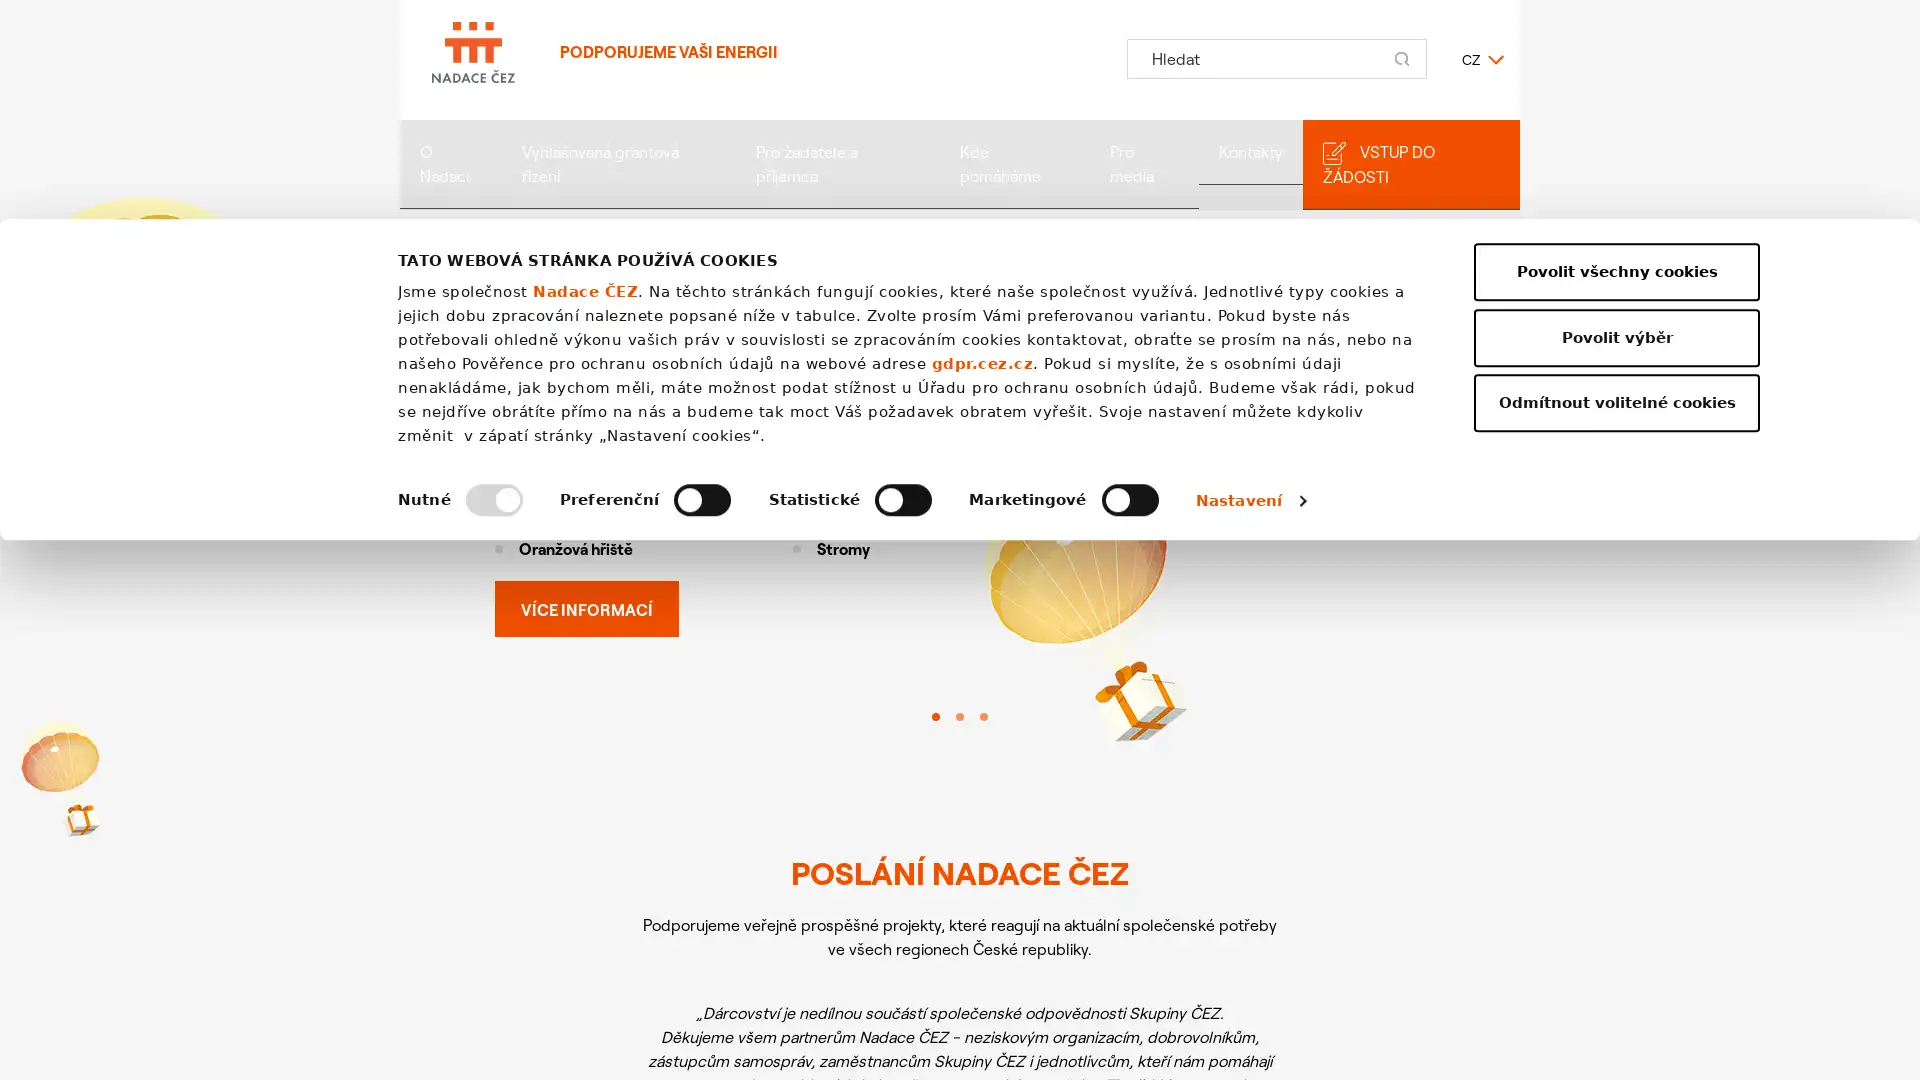 This screenshot has height=1080, width=1920. Describe the element at coordinates (1617, 942) in the screenshot. I see `Odmitnout volitelne cookies` at that location.